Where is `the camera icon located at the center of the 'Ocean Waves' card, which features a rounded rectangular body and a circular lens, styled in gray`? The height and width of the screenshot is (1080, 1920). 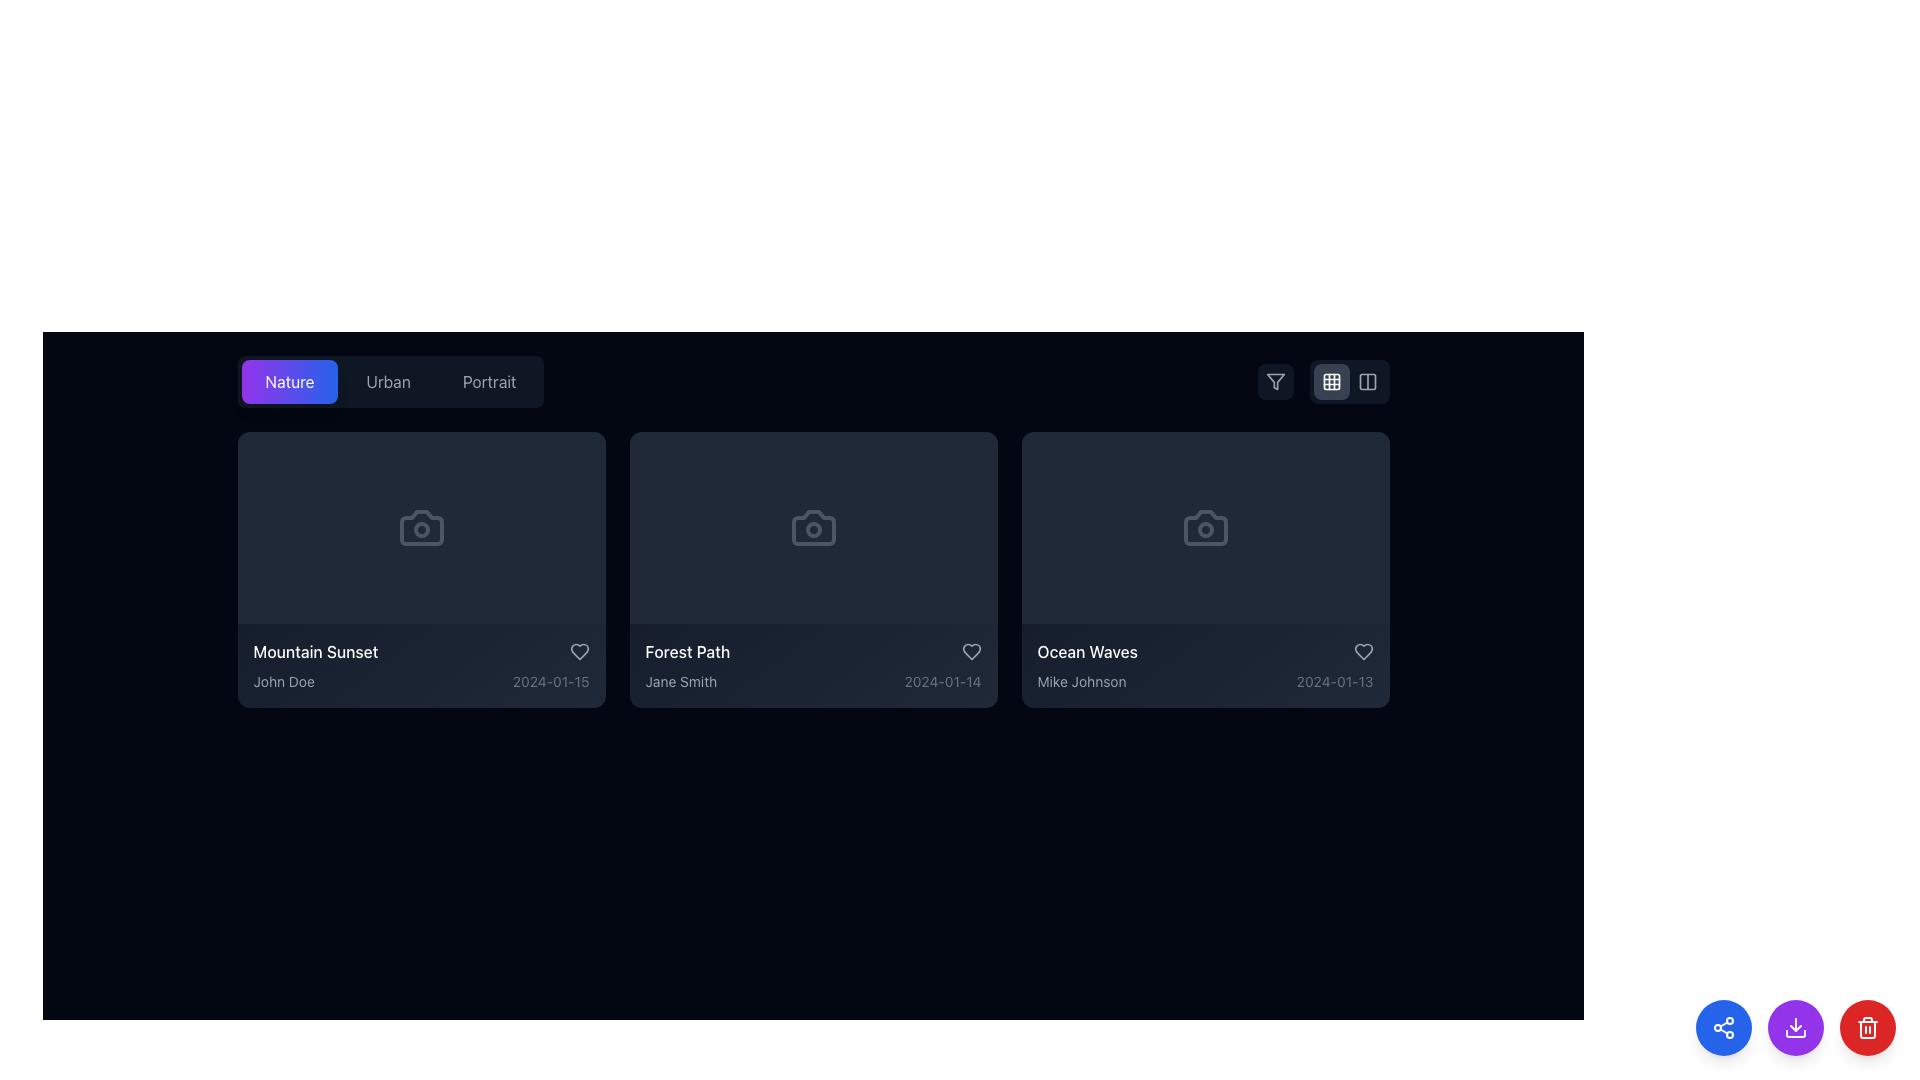
the camera icon located at the center of the 'Ocean Waves' card, which features a rounded rectangular body and a circular lens, styled in gray is located at coordinates (1204, 527).